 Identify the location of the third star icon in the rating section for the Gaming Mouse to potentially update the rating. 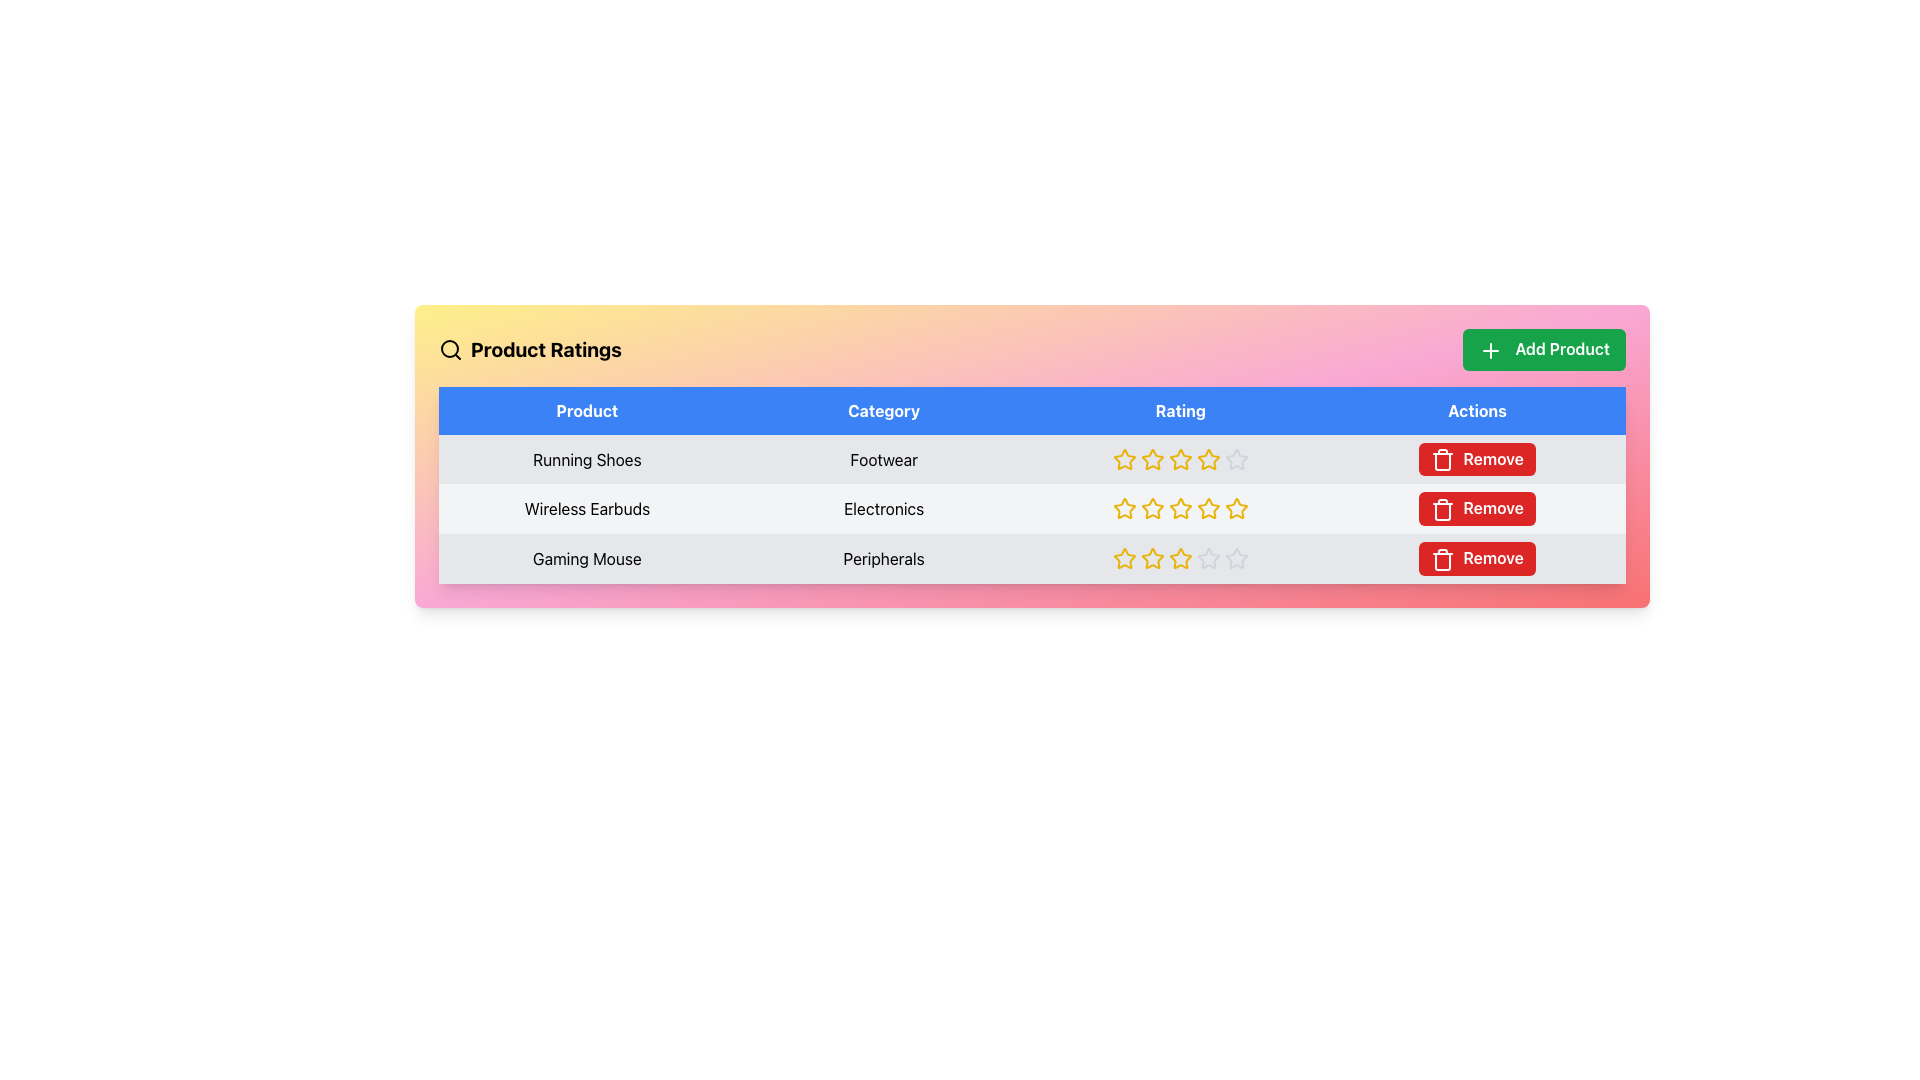
(1180, 559).